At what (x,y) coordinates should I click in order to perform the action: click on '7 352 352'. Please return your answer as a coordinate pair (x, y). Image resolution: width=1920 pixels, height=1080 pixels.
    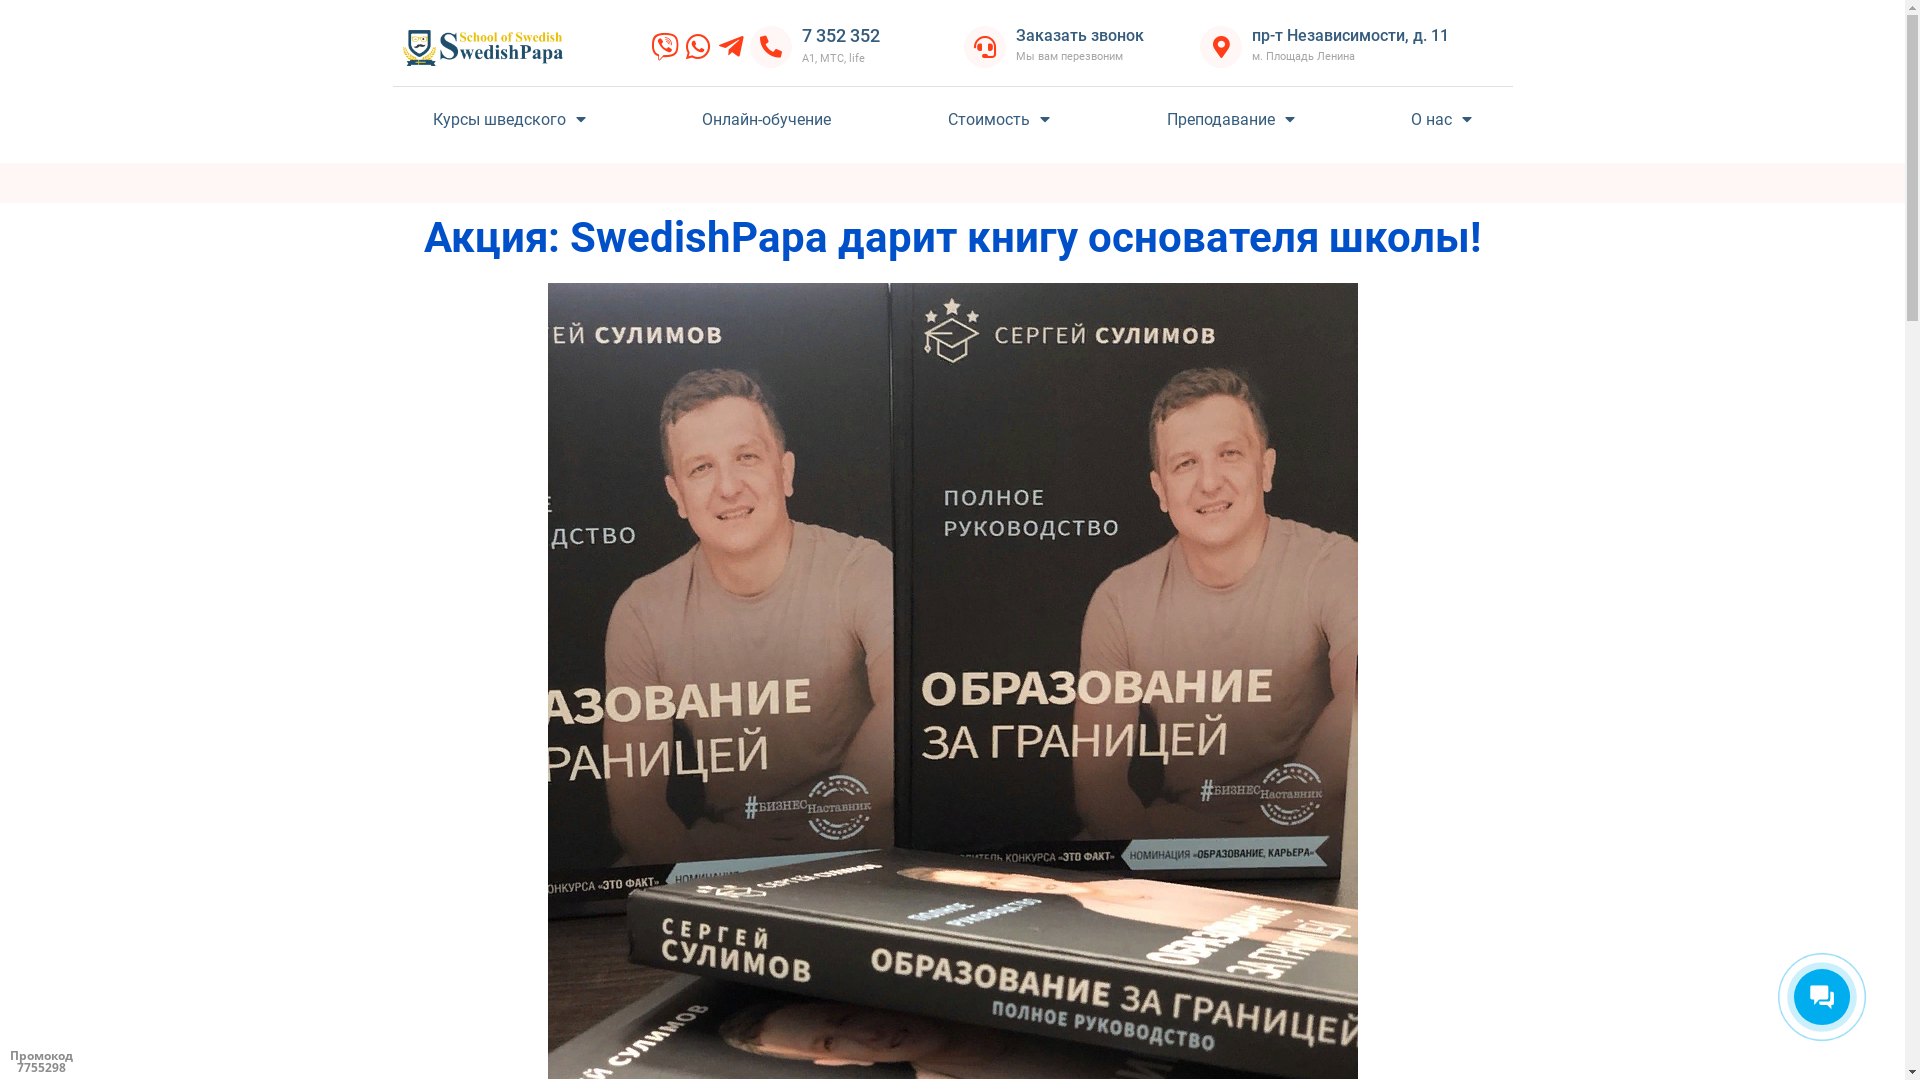
    Looking at the image, I should click on (840, 35).